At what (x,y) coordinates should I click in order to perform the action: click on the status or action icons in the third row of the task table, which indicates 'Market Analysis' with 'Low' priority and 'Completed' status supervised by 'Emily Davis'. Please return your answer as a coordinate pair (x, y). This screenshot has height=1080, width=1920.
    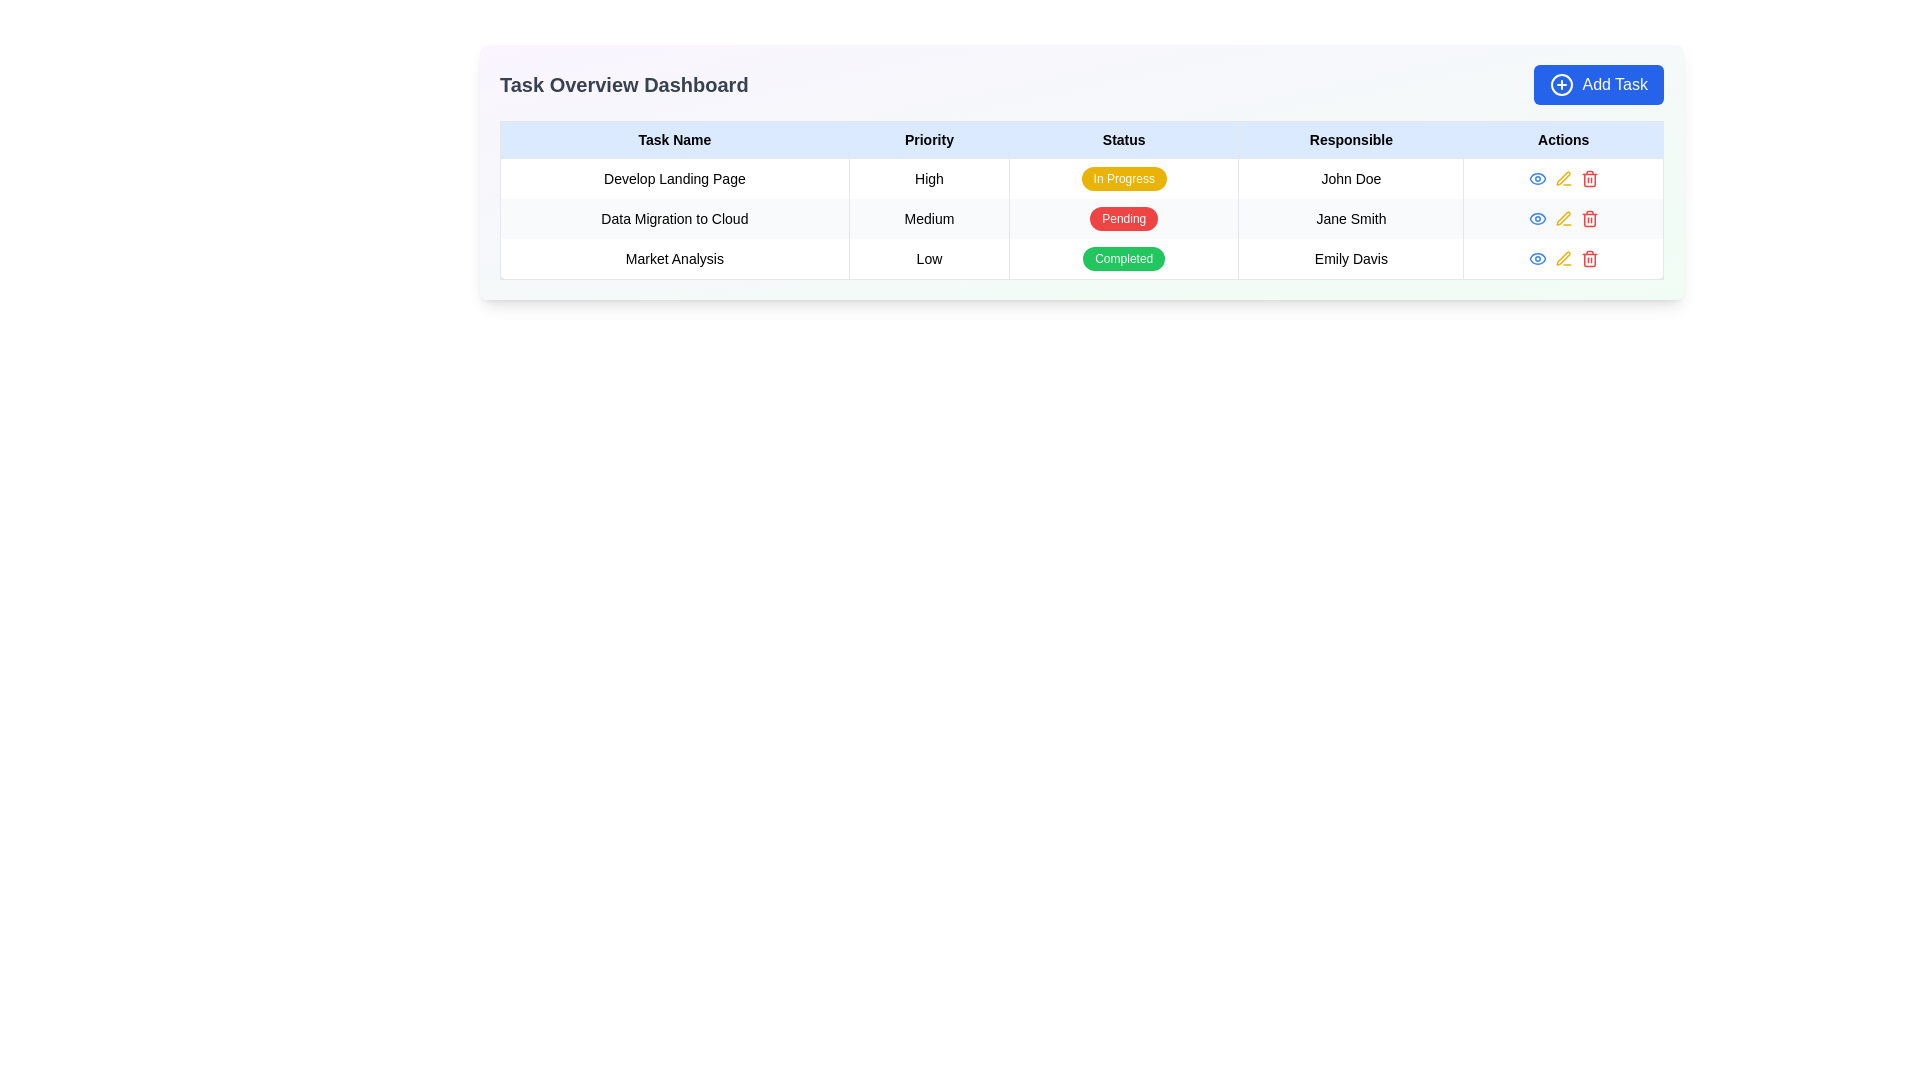
    Looking at the image, I should click on (1080, 257).